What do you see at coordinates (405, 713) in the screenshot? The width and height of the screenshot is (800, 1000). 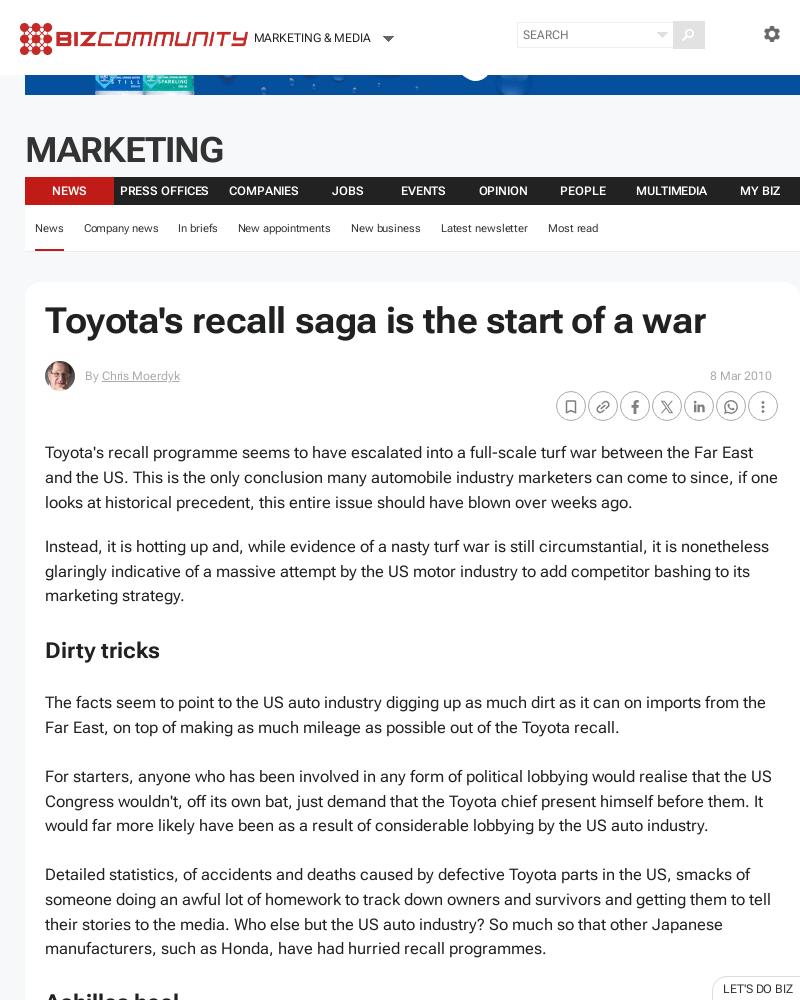 I see `'The facts seem to point to the US auto industry digging up as much dirt as it can on imports from the Far East, on top of making as much mileage as possible out of the Toyota recall.'` at bounding box center [405, 713].